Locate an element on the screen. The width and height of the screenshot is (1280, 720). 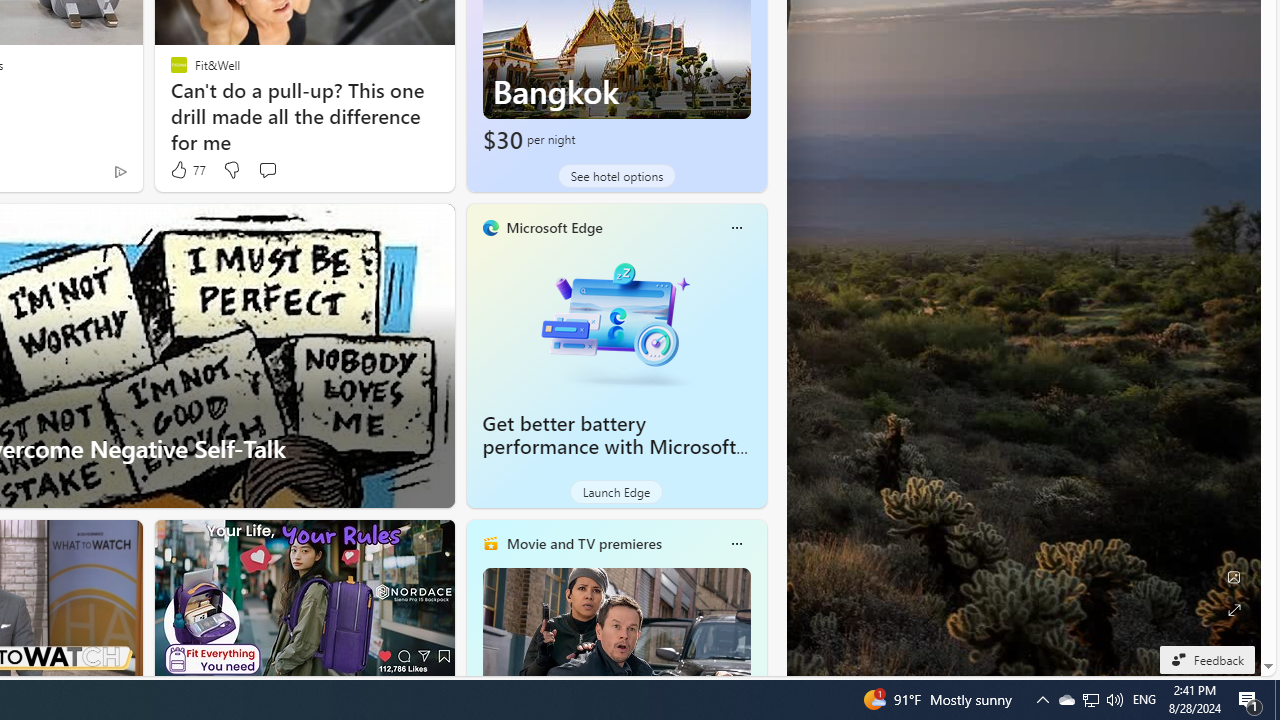
'Expand background' is located at coordinates (1232, 609).